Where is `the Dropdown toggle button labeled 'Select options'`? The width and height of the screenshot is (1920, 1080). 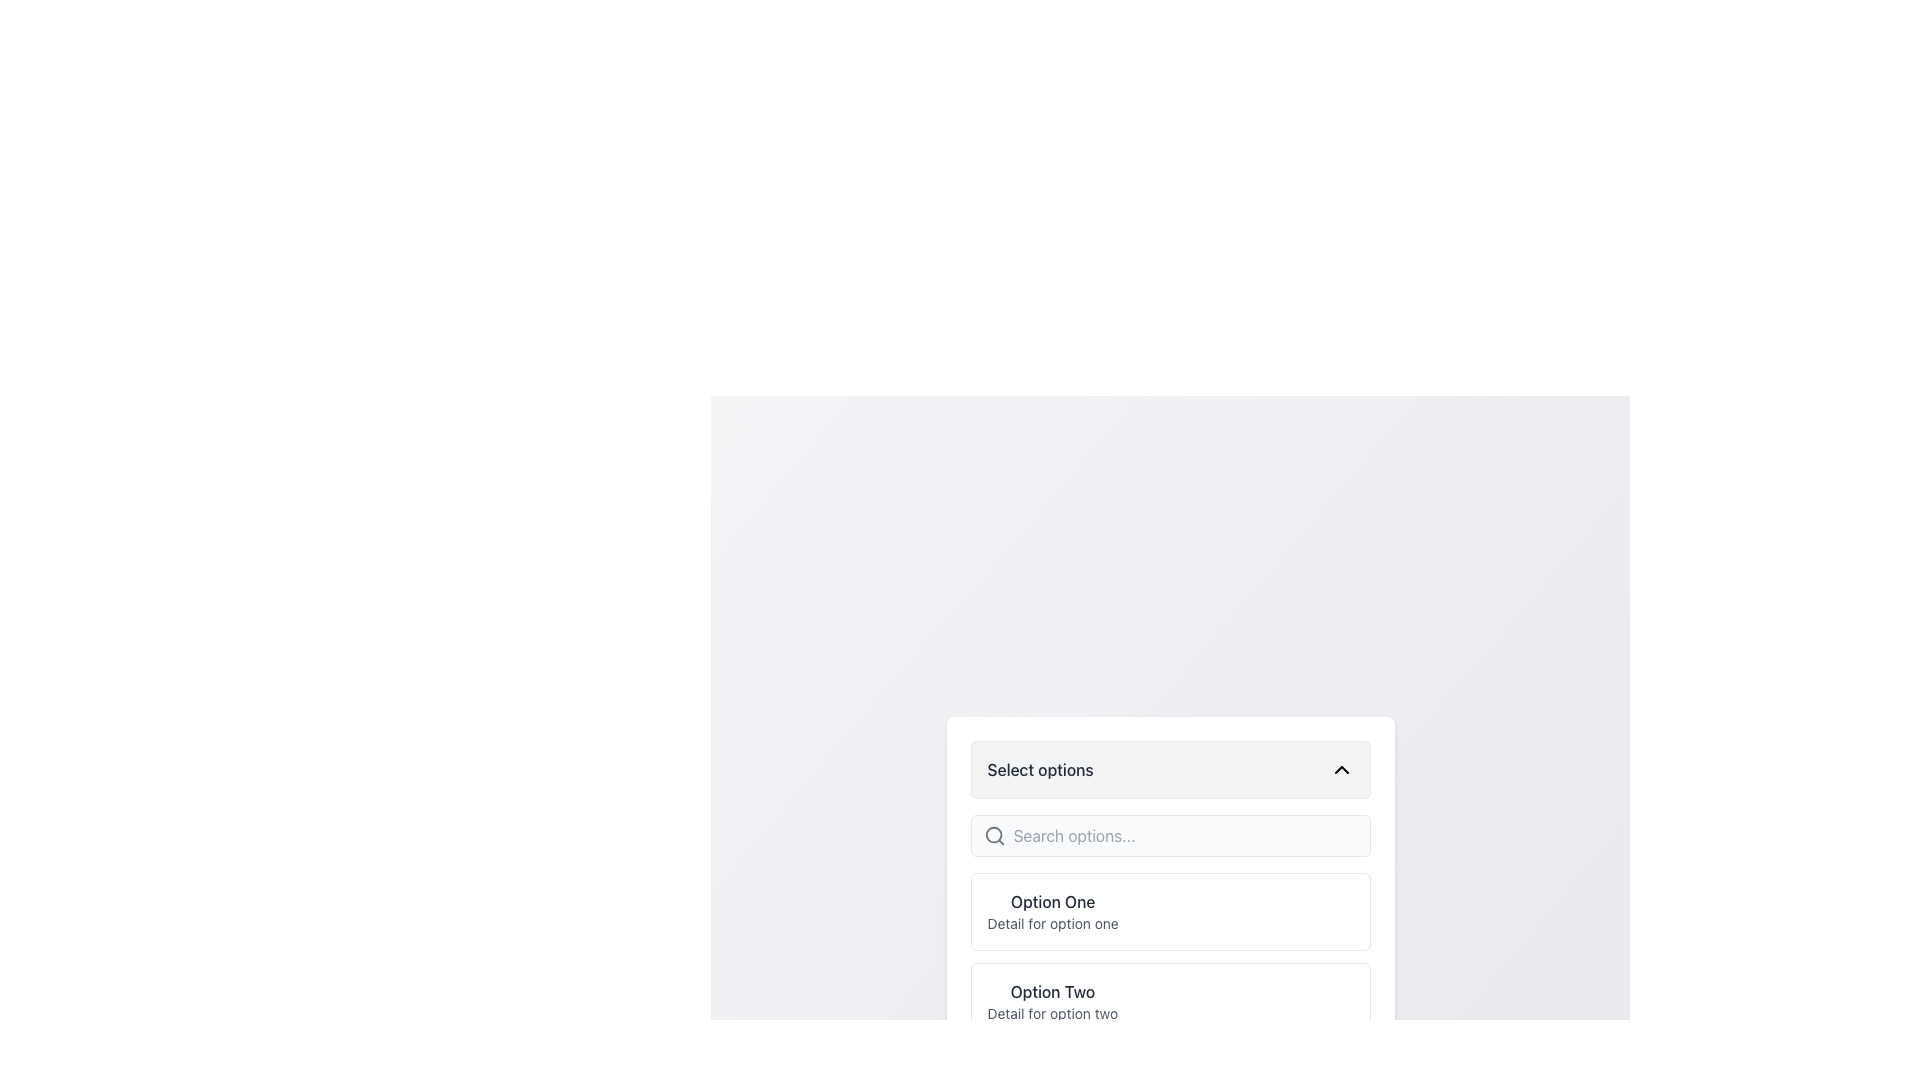 the Dropdown toggle button labeled 'Select options' is located at coordinates (1170, 769).